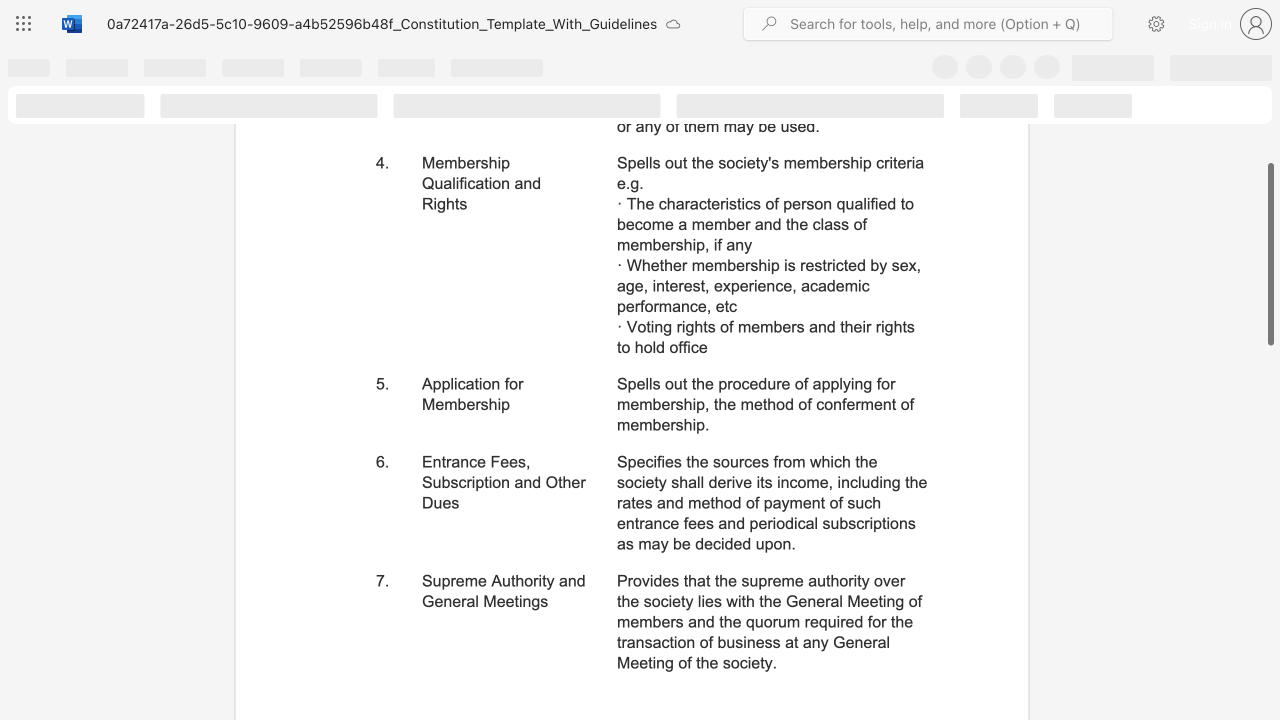 Image resolution: width=1280 pixels, height=720 pixels. I want to click on the subset text "ut the procedure of applying for membership, the method of co" within the text "Spells out the procedure of applying for membership, the method of conferment of membership.", so click(673, 384).